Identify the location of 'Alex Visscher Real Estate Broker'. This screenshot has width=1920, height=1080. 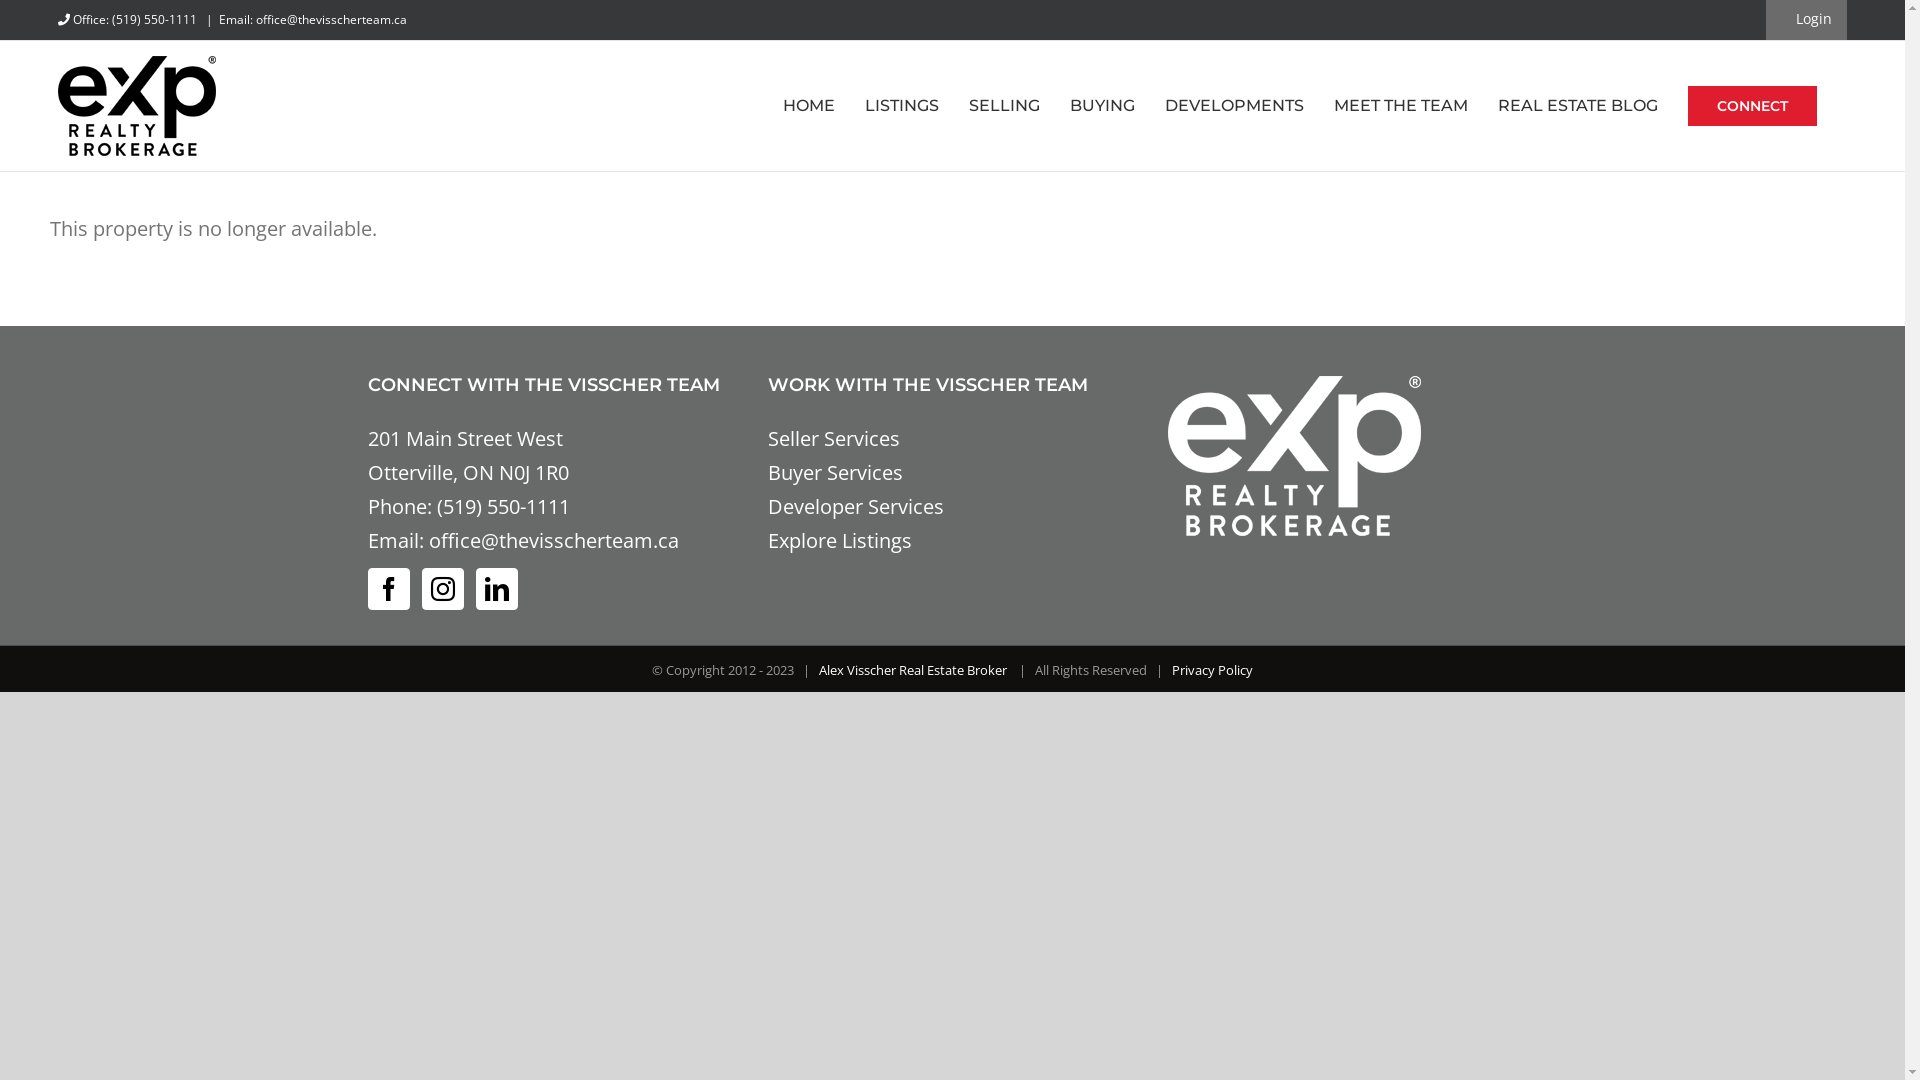
(819, 670).